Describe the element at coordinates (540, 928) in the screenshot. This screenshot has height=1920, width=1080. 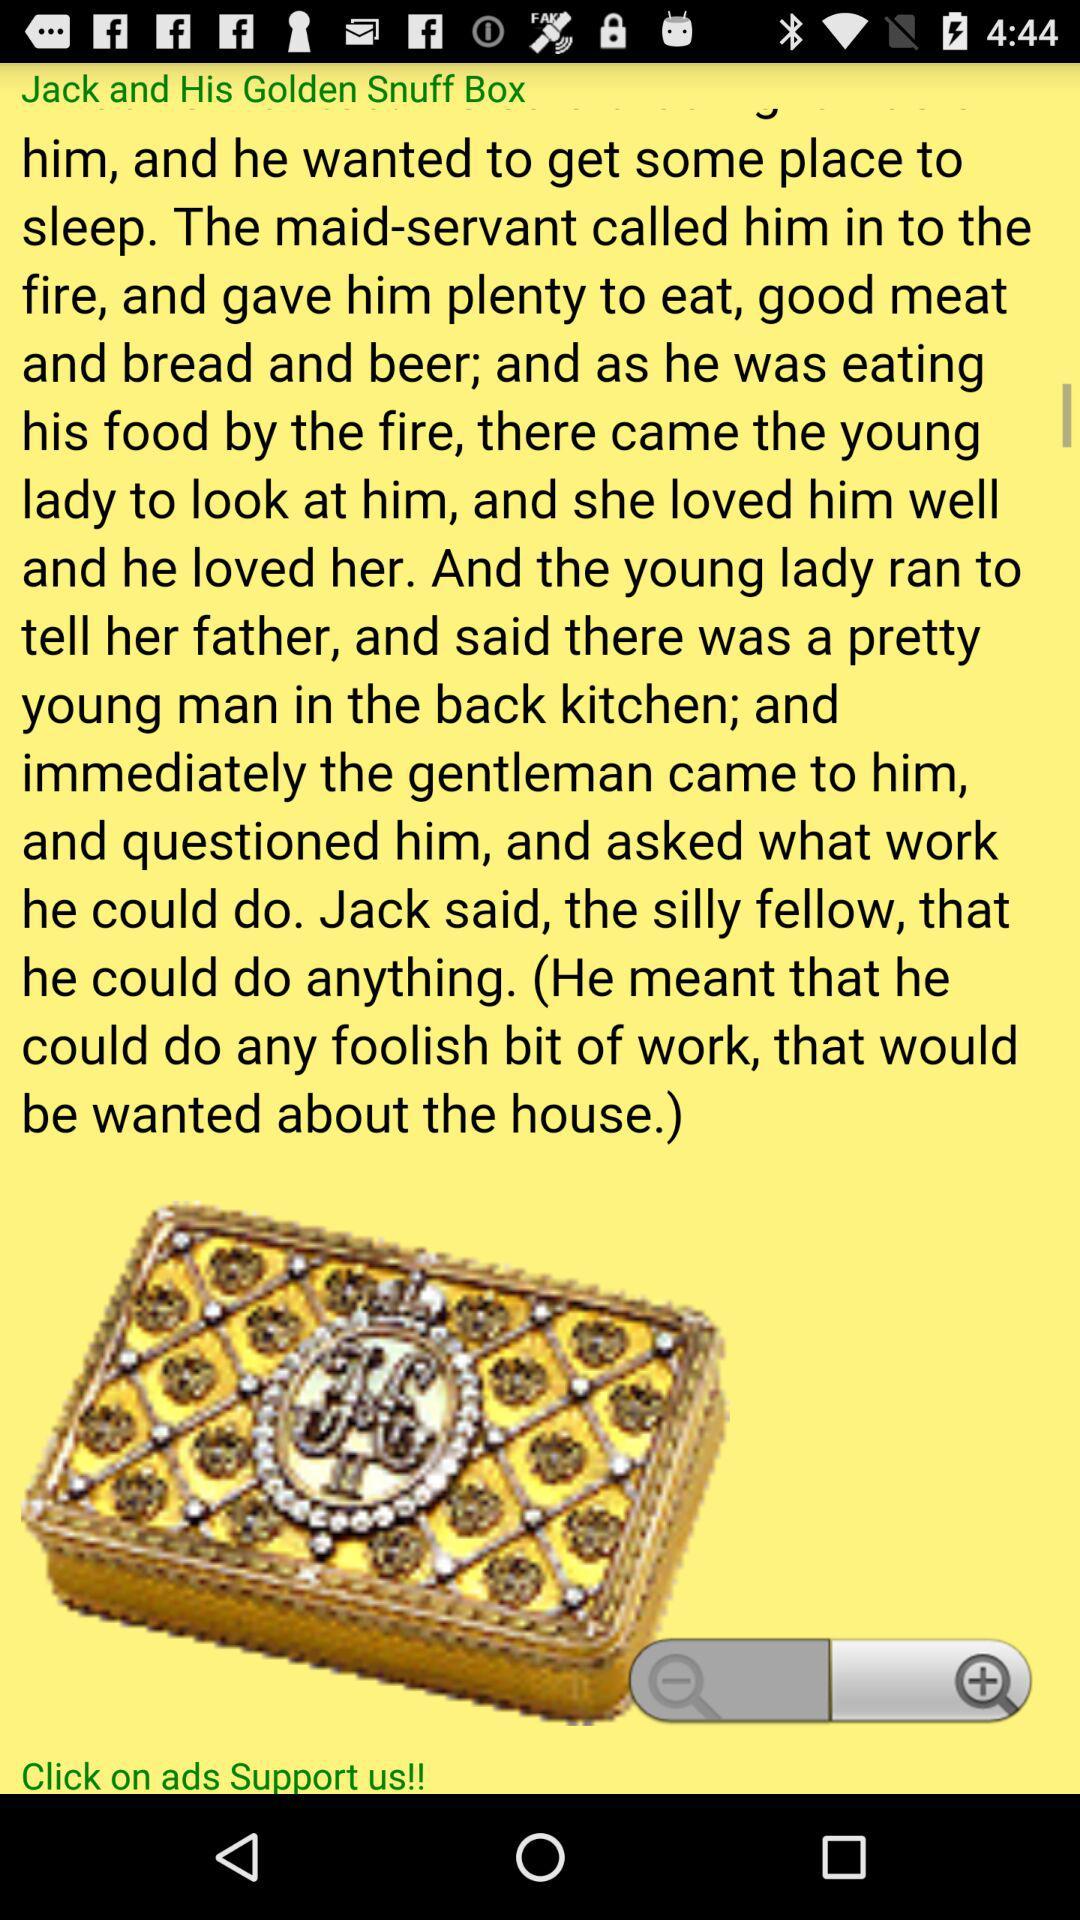
I see `pinch and zoom` at that location.